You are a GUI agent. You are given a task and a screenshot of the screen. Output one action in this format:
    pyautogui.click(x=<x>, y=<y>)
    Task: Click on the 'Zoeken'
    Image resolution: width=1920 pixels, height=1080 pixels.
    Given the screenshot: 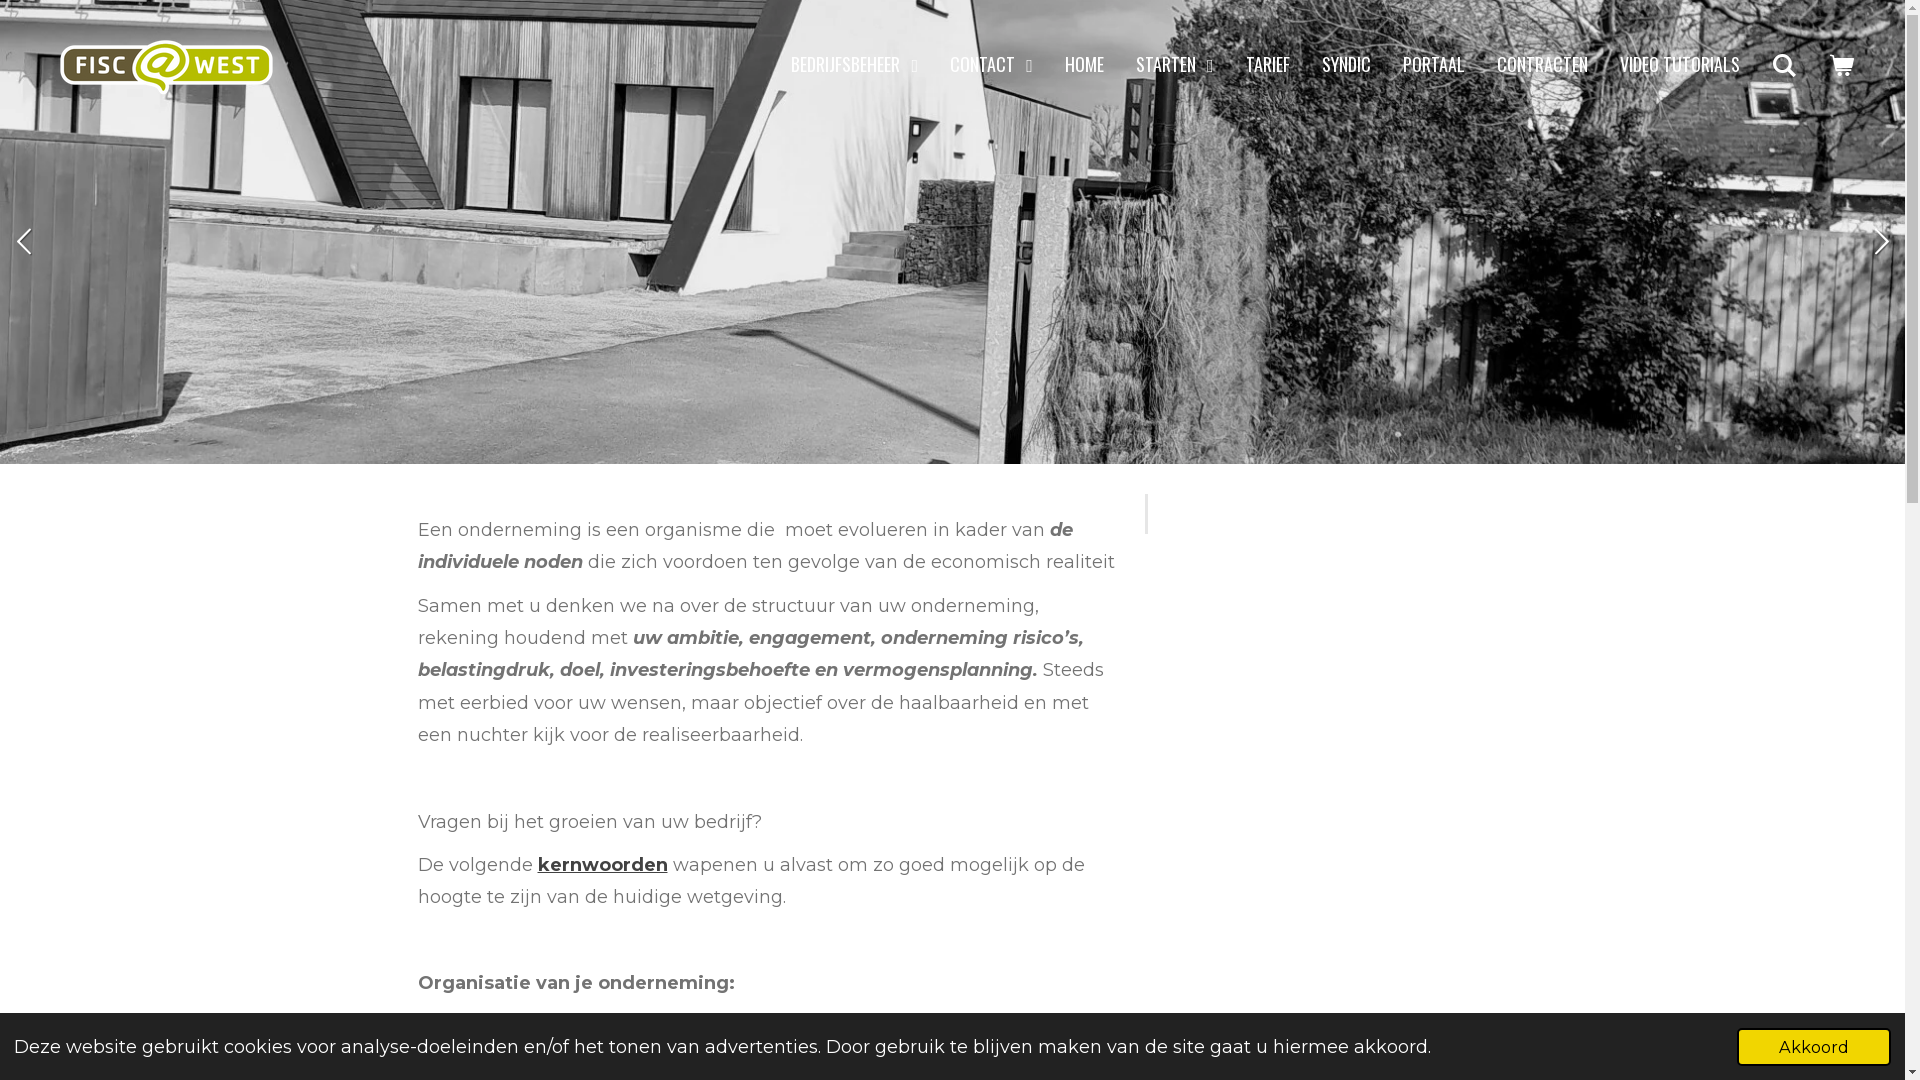 What is the action you would take?
    pyautogui.click(x=1761, y=64)
    